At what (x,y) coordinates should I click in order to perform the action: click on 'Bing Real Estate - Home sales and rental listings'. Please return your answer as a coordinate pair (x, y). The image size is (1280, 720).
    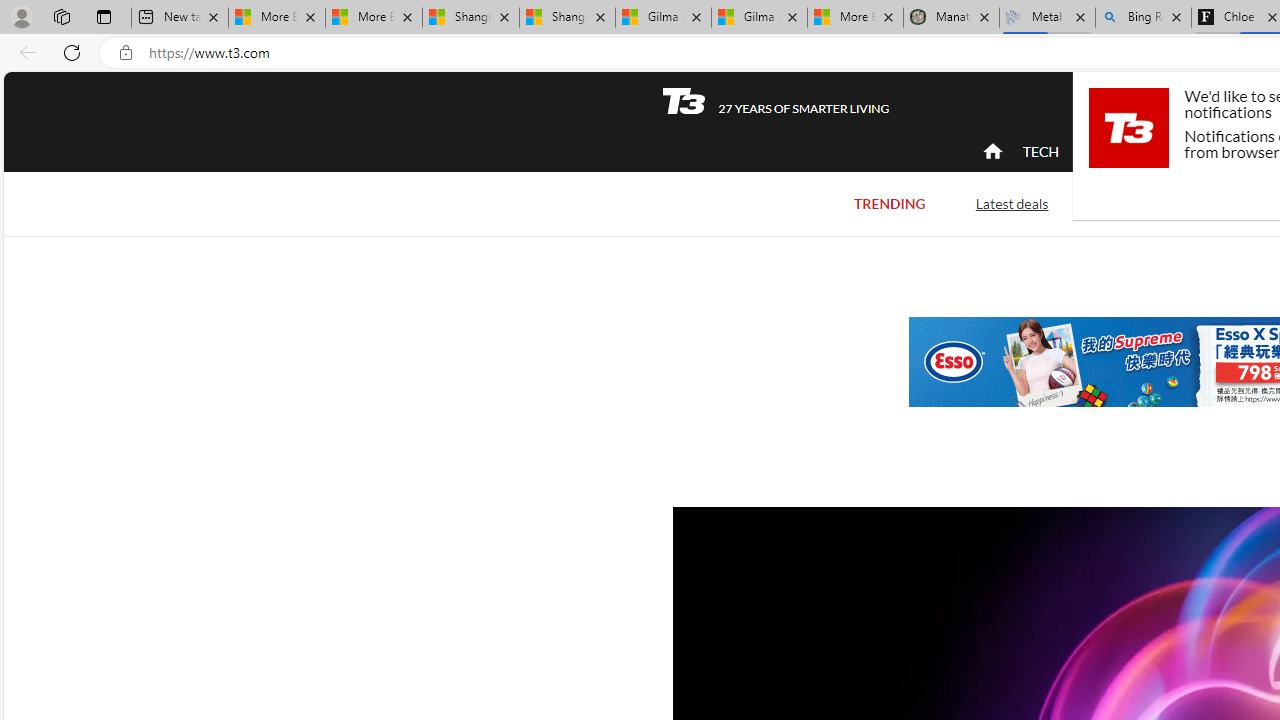
    Looking at the image, I should click on (1143, 17).